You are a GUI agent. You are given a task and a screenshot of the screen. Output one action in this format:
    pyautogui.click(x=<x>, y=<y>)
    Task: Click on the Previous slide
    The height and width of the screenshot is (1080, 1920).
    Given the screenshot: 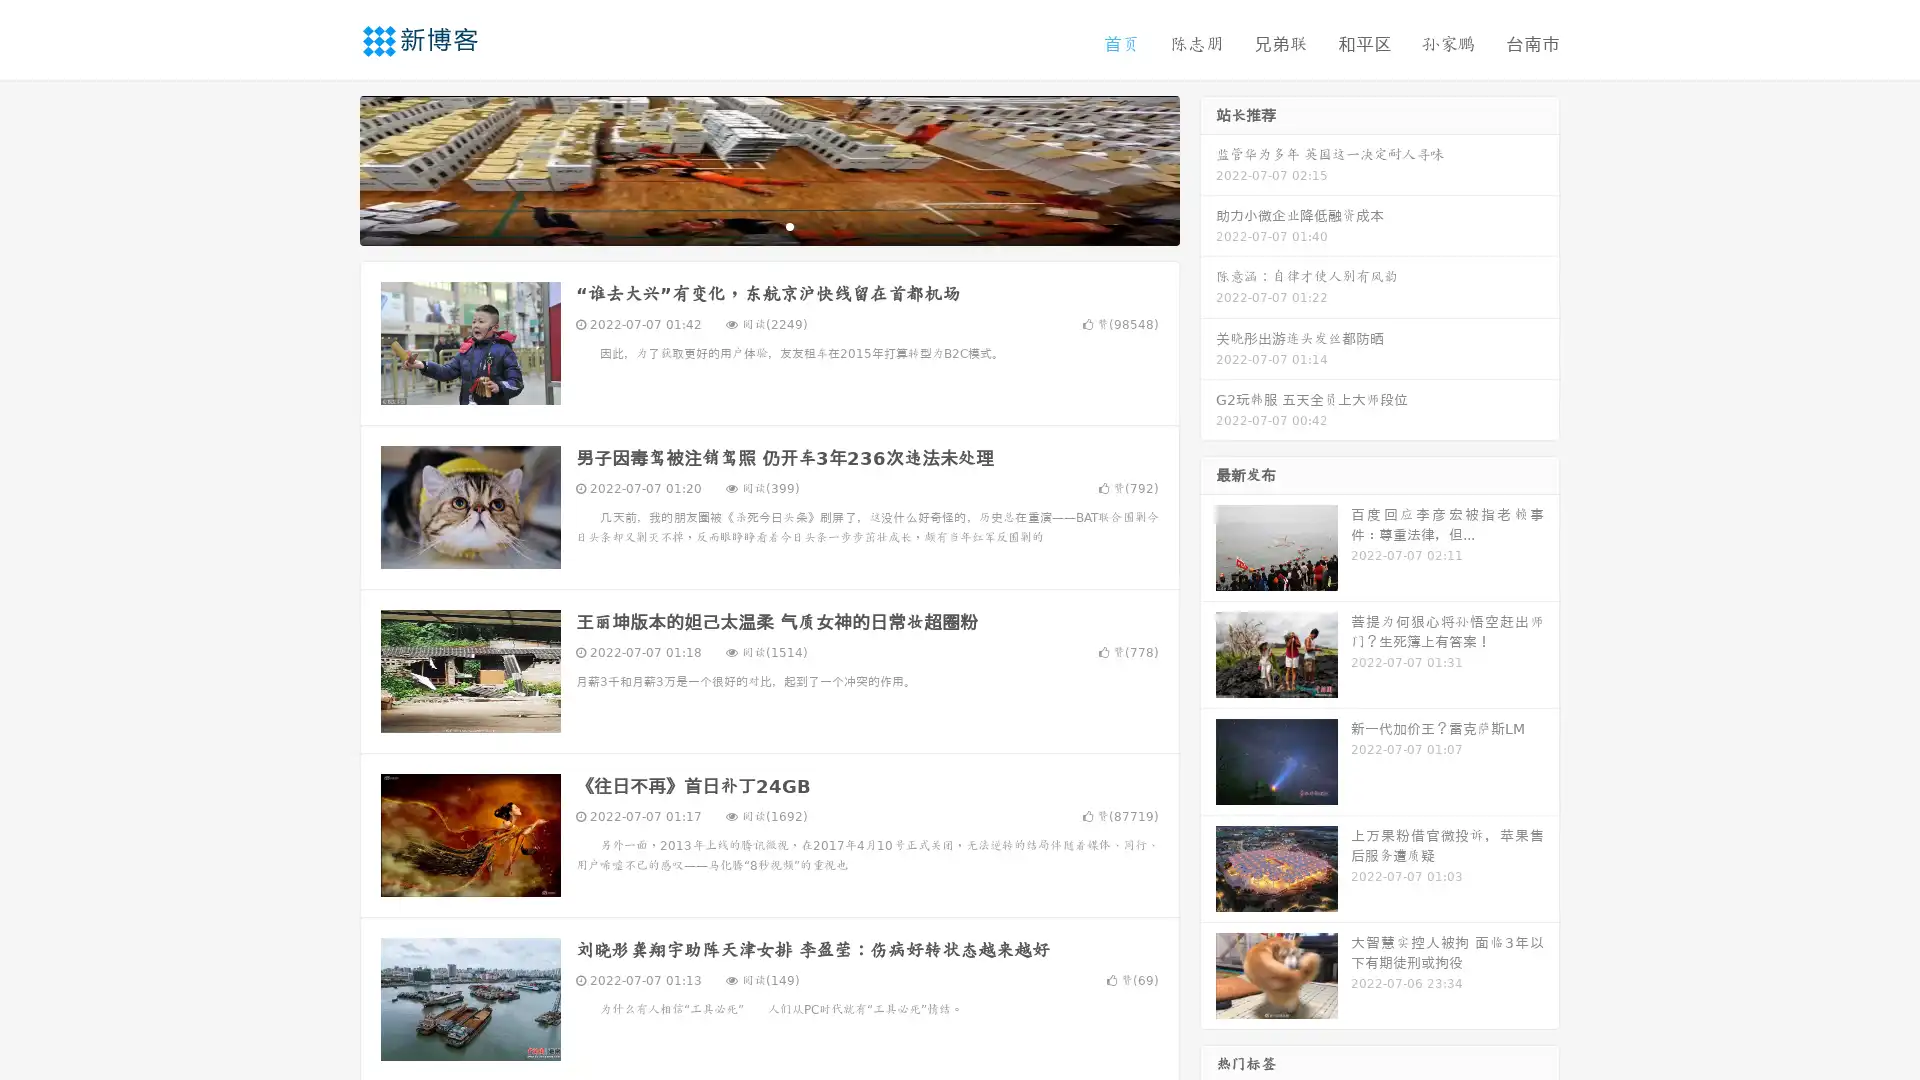 What is the action you would take?
    pyautogui.click(x=330, y=168)
    